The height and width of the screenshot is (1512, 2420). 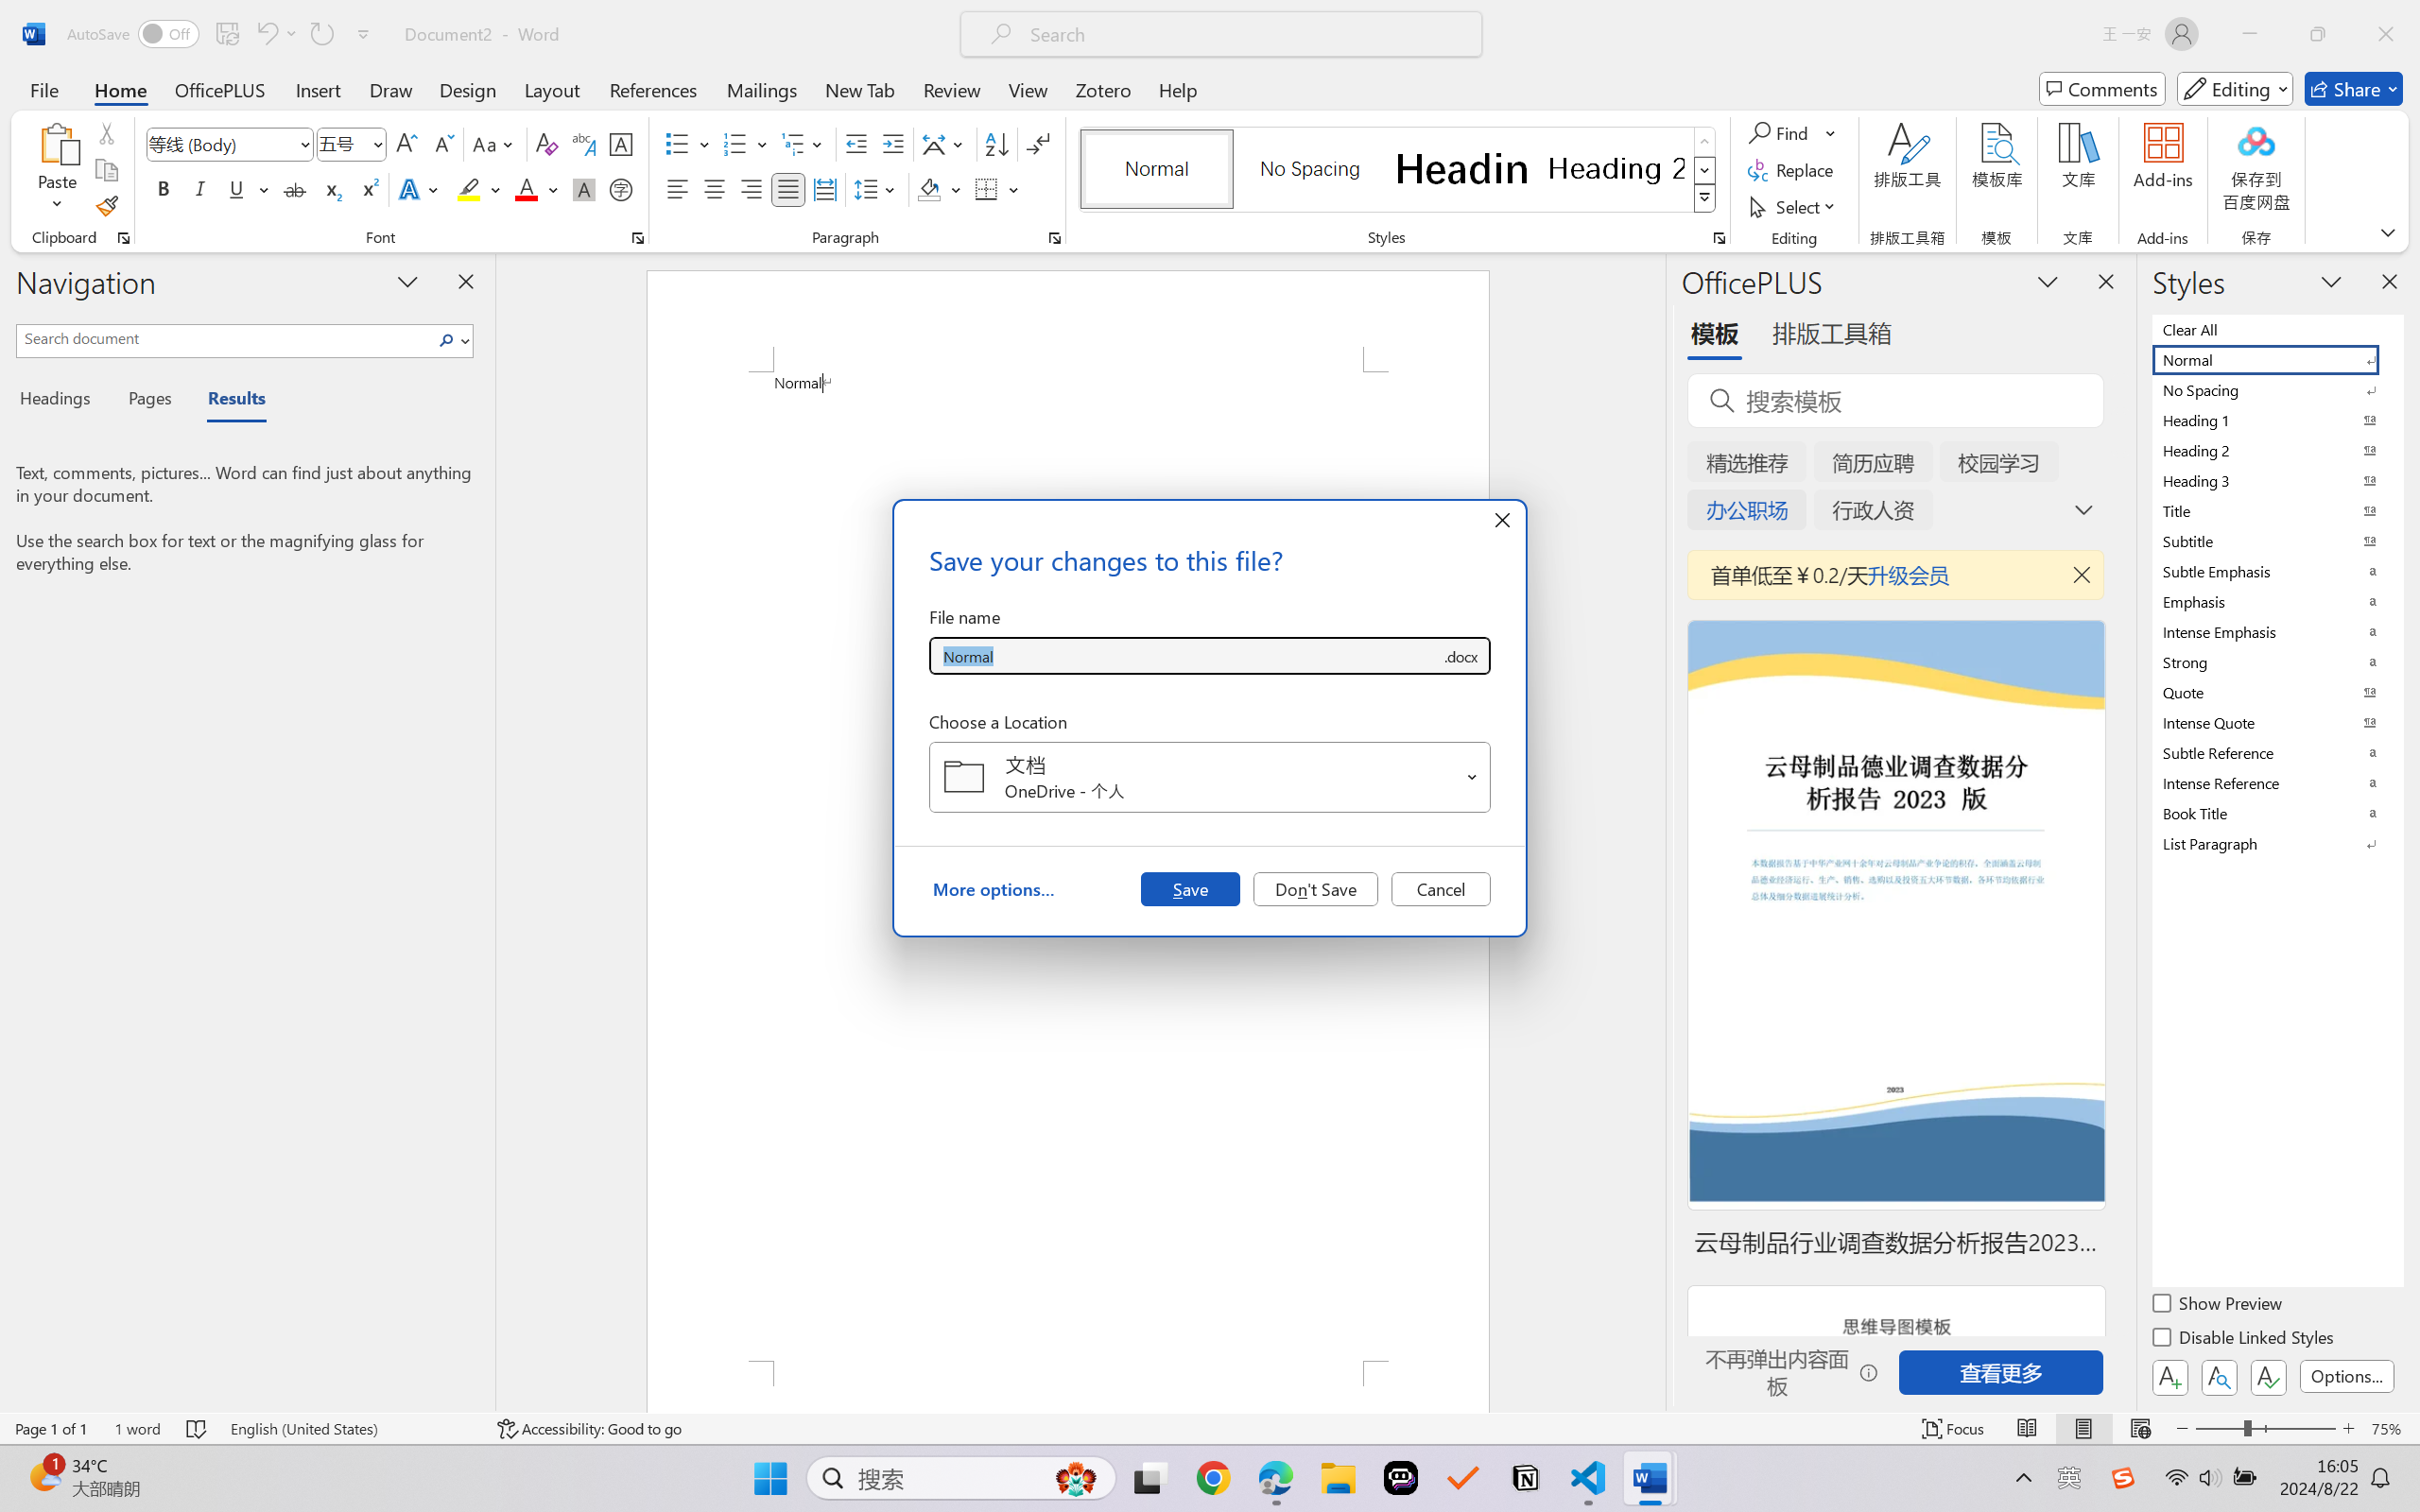 What do you see at coordinates (1703, 141) in the screenshot?
I see `'Row up'` at bounding box center [1703, 141].